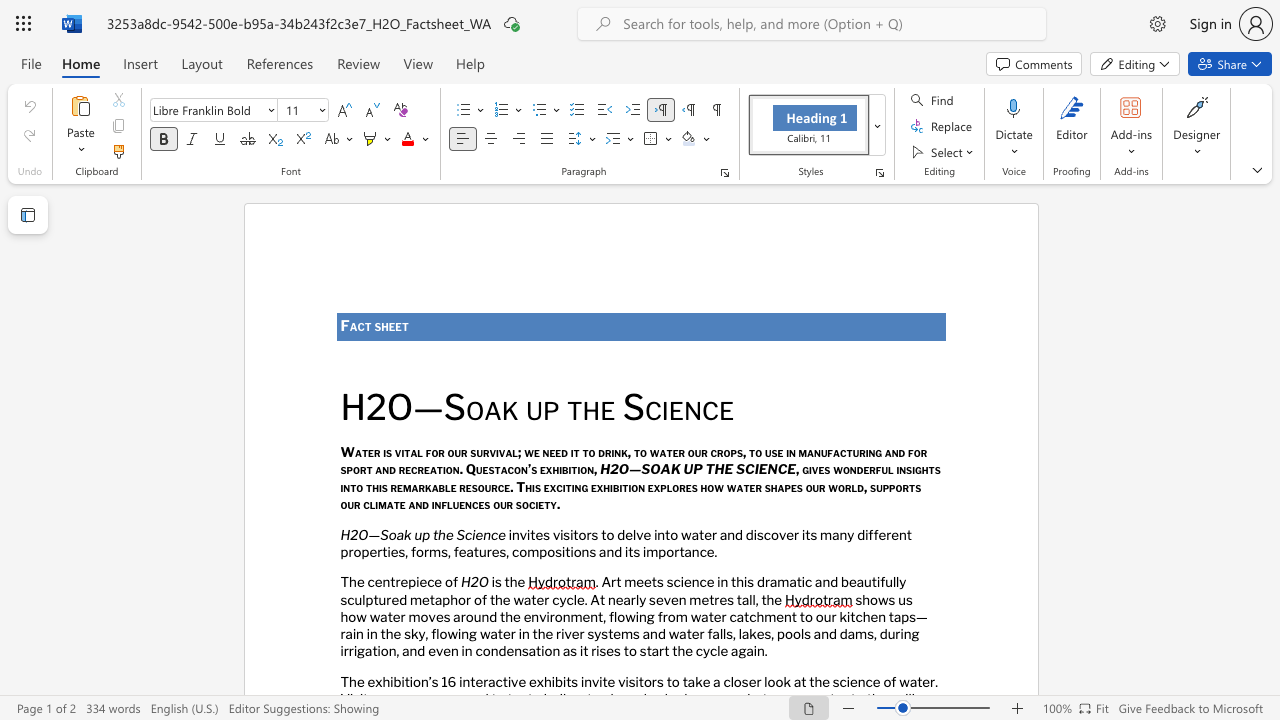 This screenshot has height=720, width=1280. I want to click on the subset text "o water our" within the text "Water is vital for our survival; we need it to drink, to water our crops, to use in manufacturing and for sport and recreation. Questacon’s exhibition,", so click(640, 452).